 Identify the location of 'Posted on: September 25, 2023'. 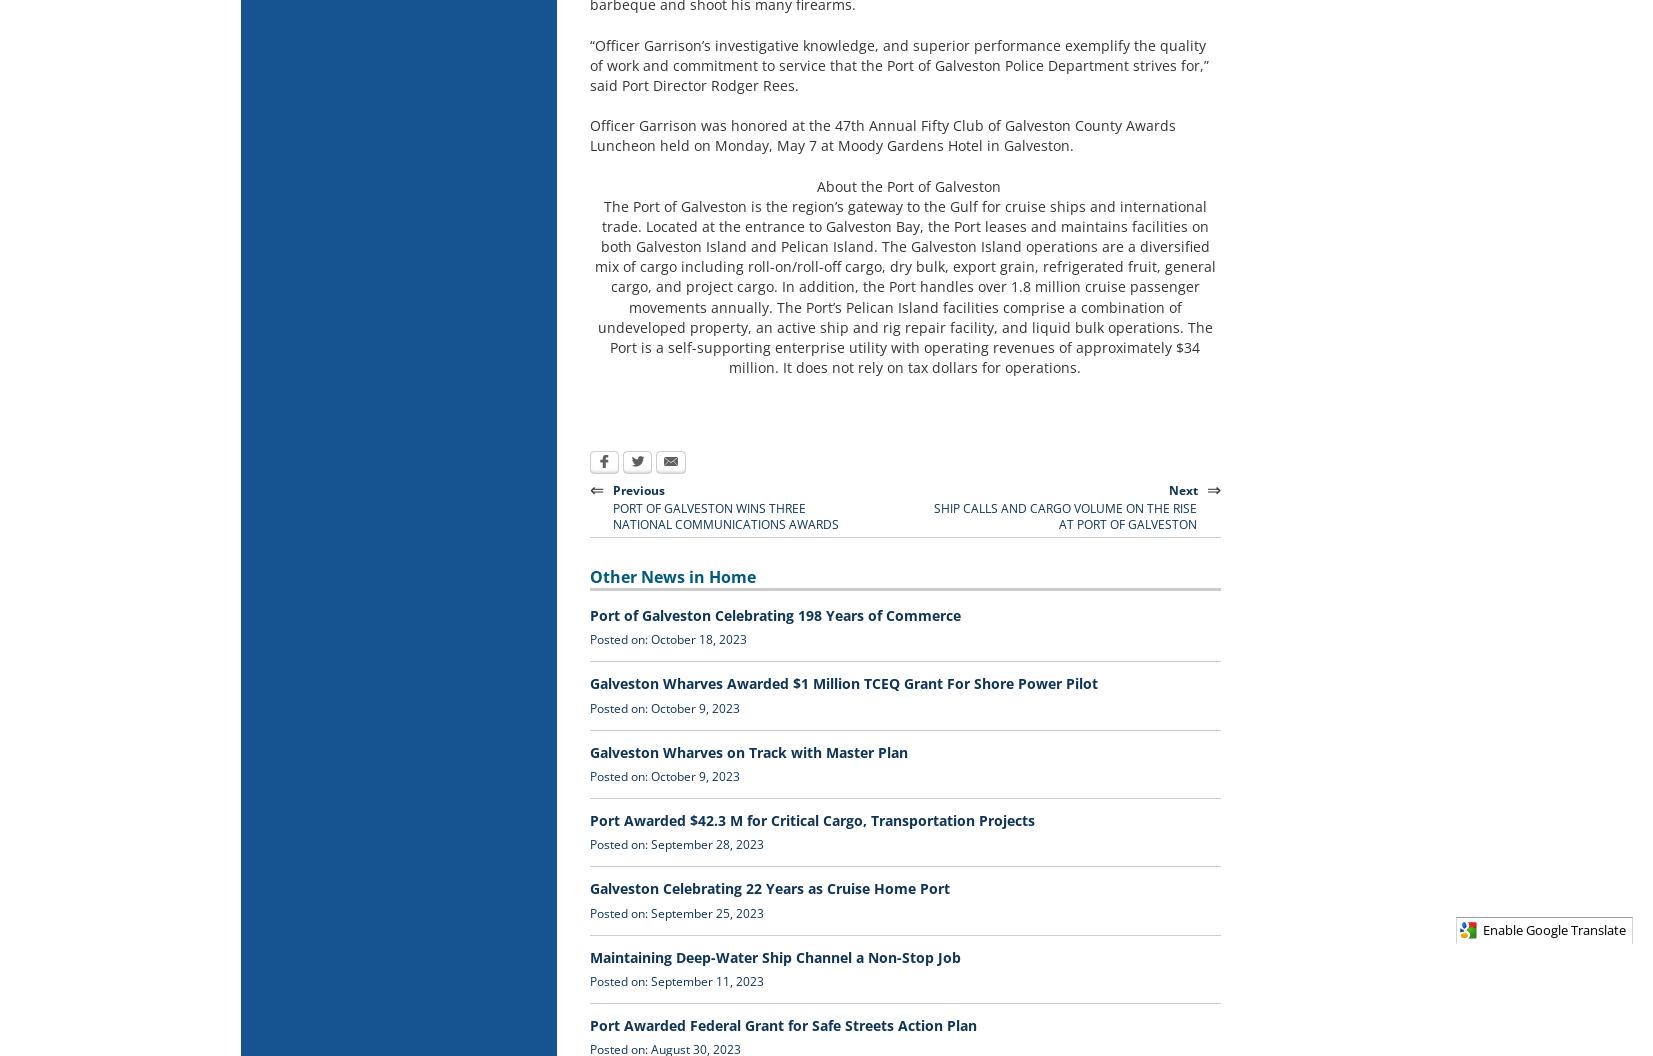
(676, 911).